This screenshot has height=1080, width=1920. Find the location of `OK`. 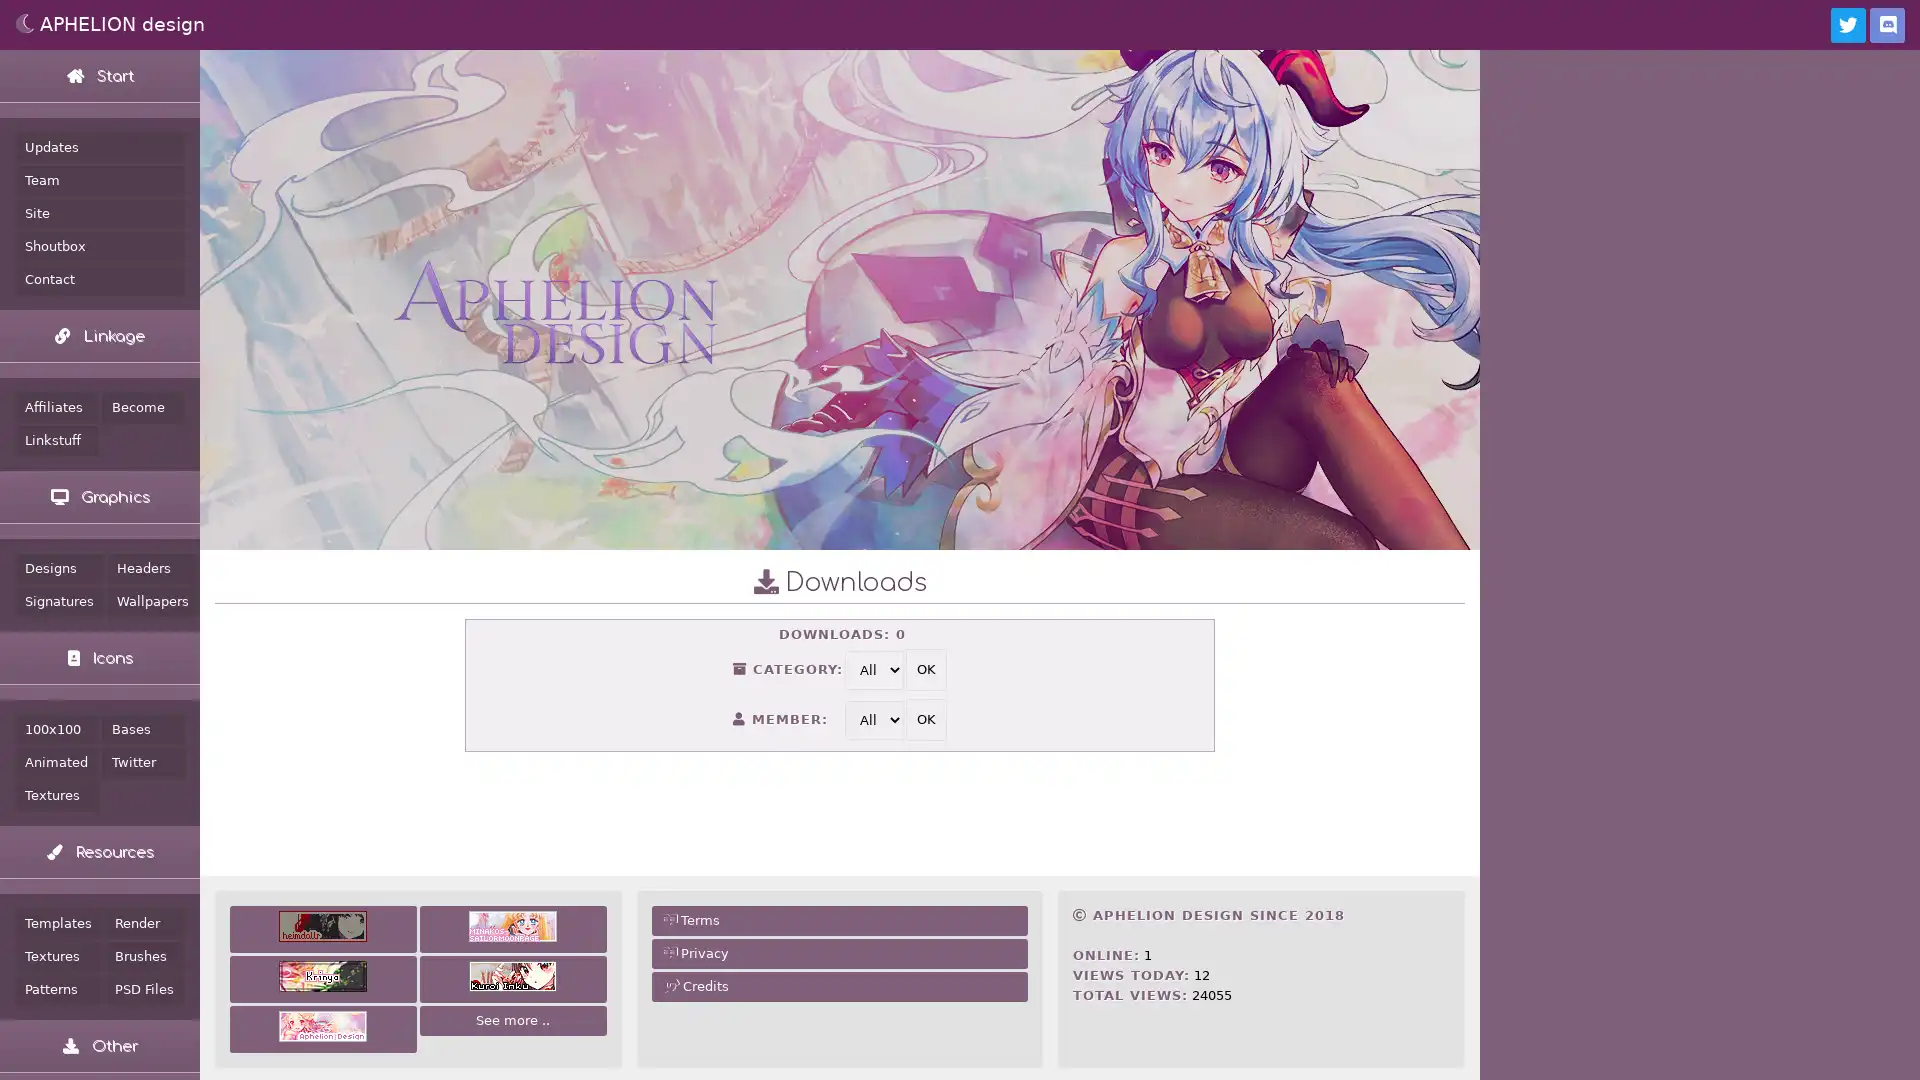

OK is located at coordinates (925, 720).